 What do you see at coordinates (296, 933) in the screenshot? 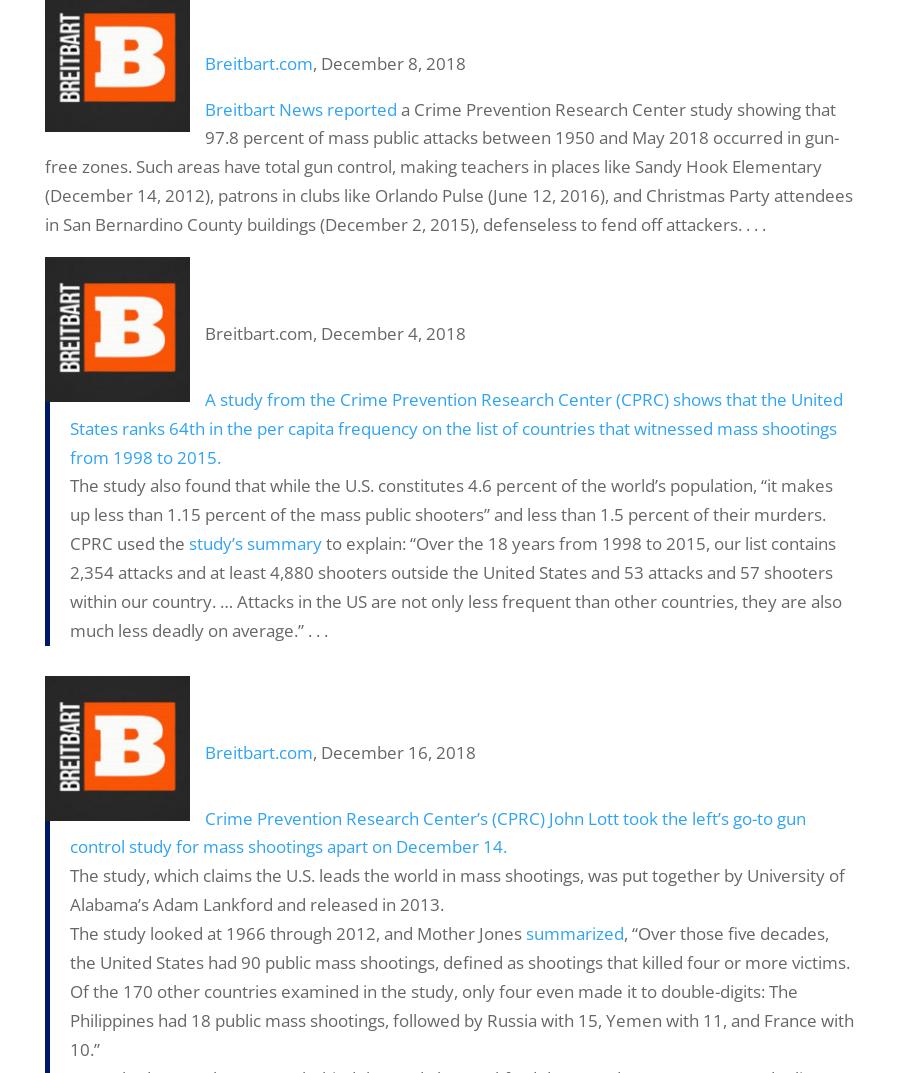
I see `'The study looked at 1966 through 2012, and Mother Jones'` at bounding box center [296, 933].